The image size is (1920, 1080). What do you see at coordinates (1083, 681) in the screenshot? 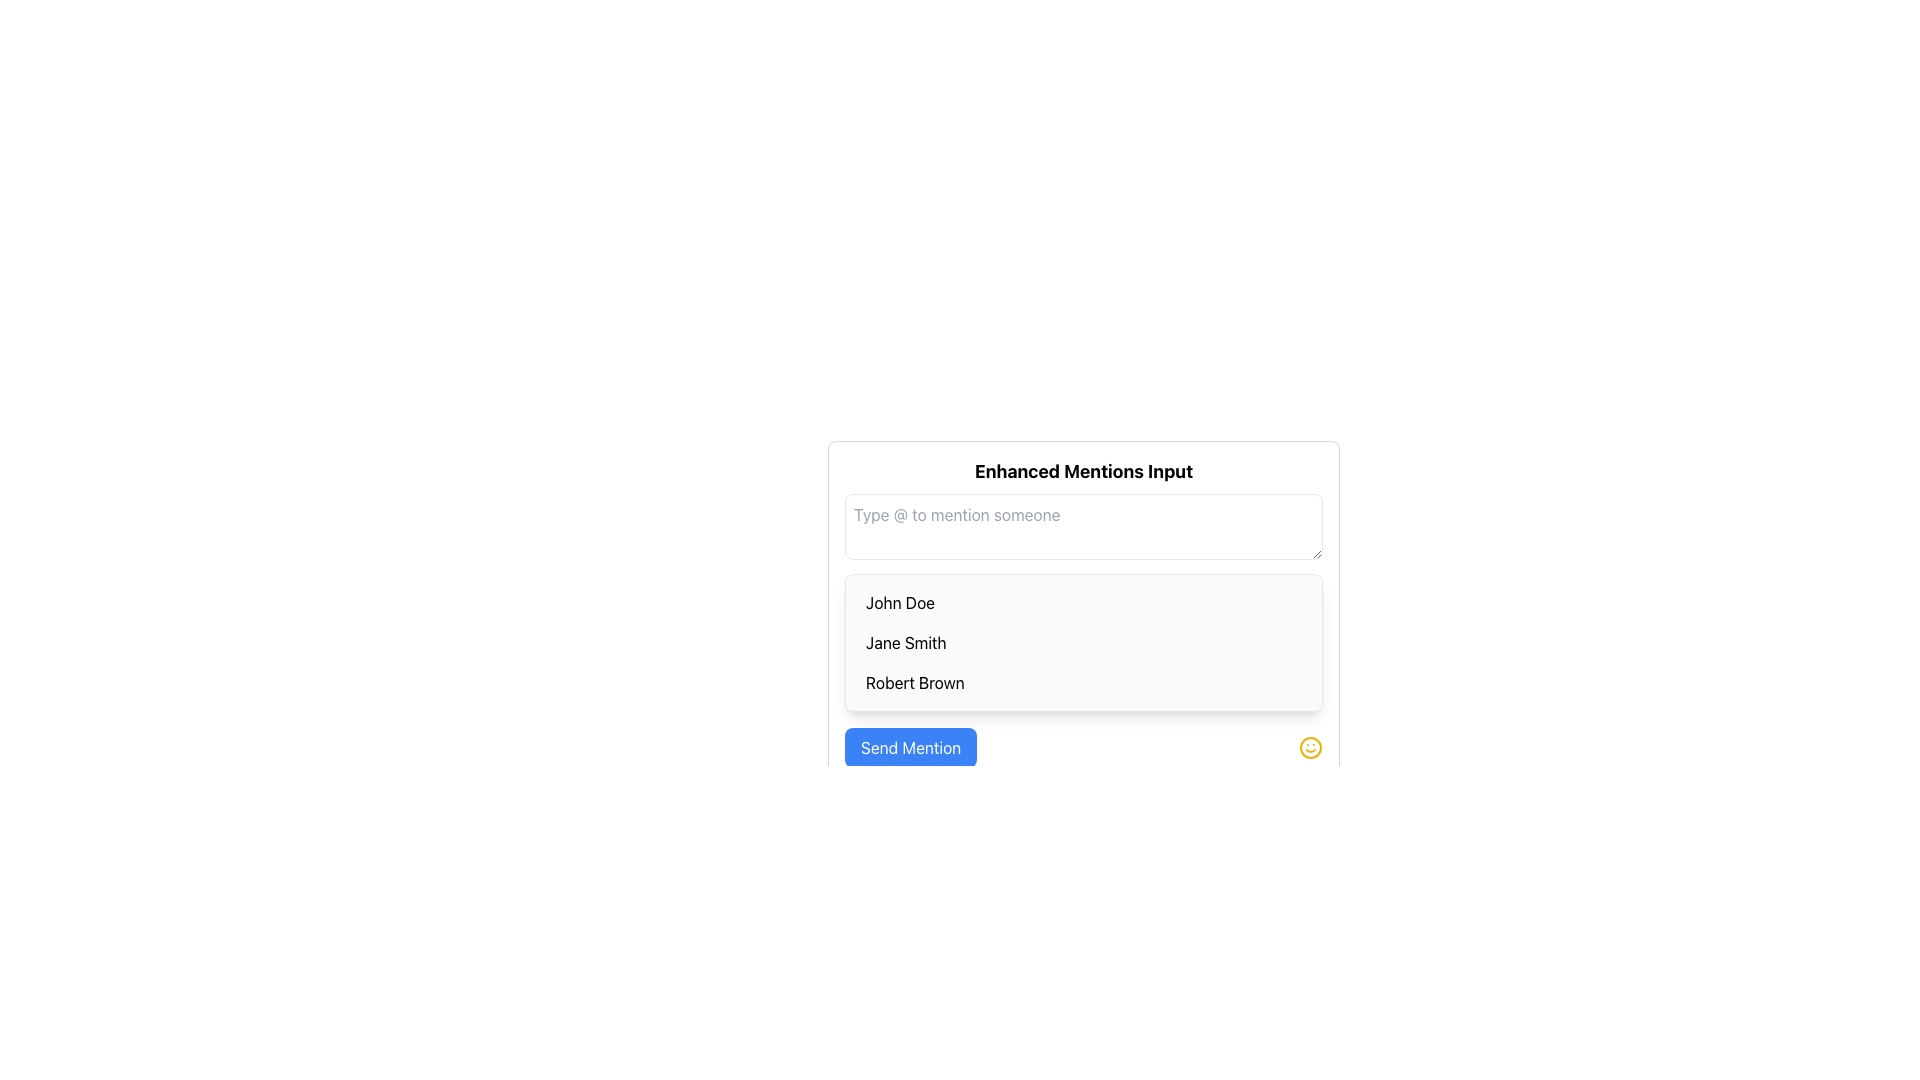
I see `the third selectable item labeled 'Robert Brown' in the dropdown list` at bounding box center [1083, 681].